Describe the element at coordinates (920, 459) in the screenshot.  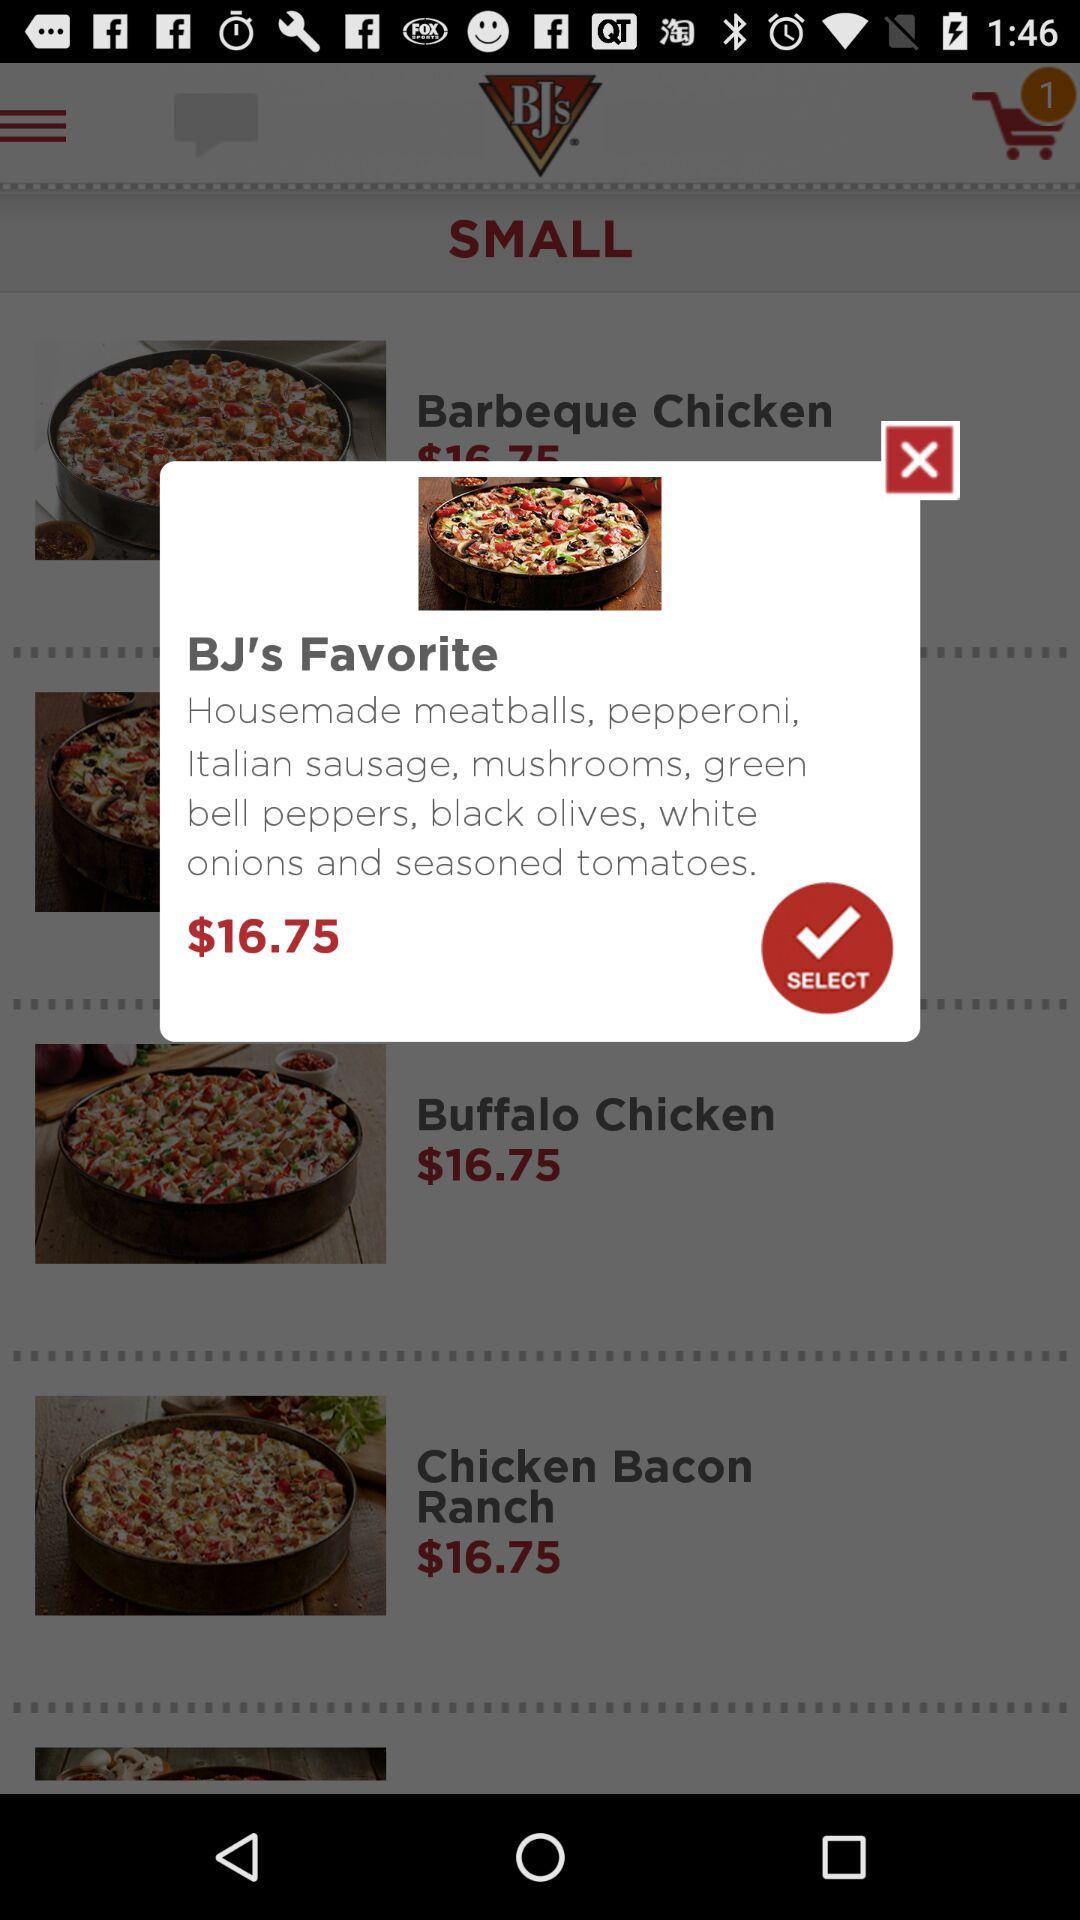
I see `item` at that location.